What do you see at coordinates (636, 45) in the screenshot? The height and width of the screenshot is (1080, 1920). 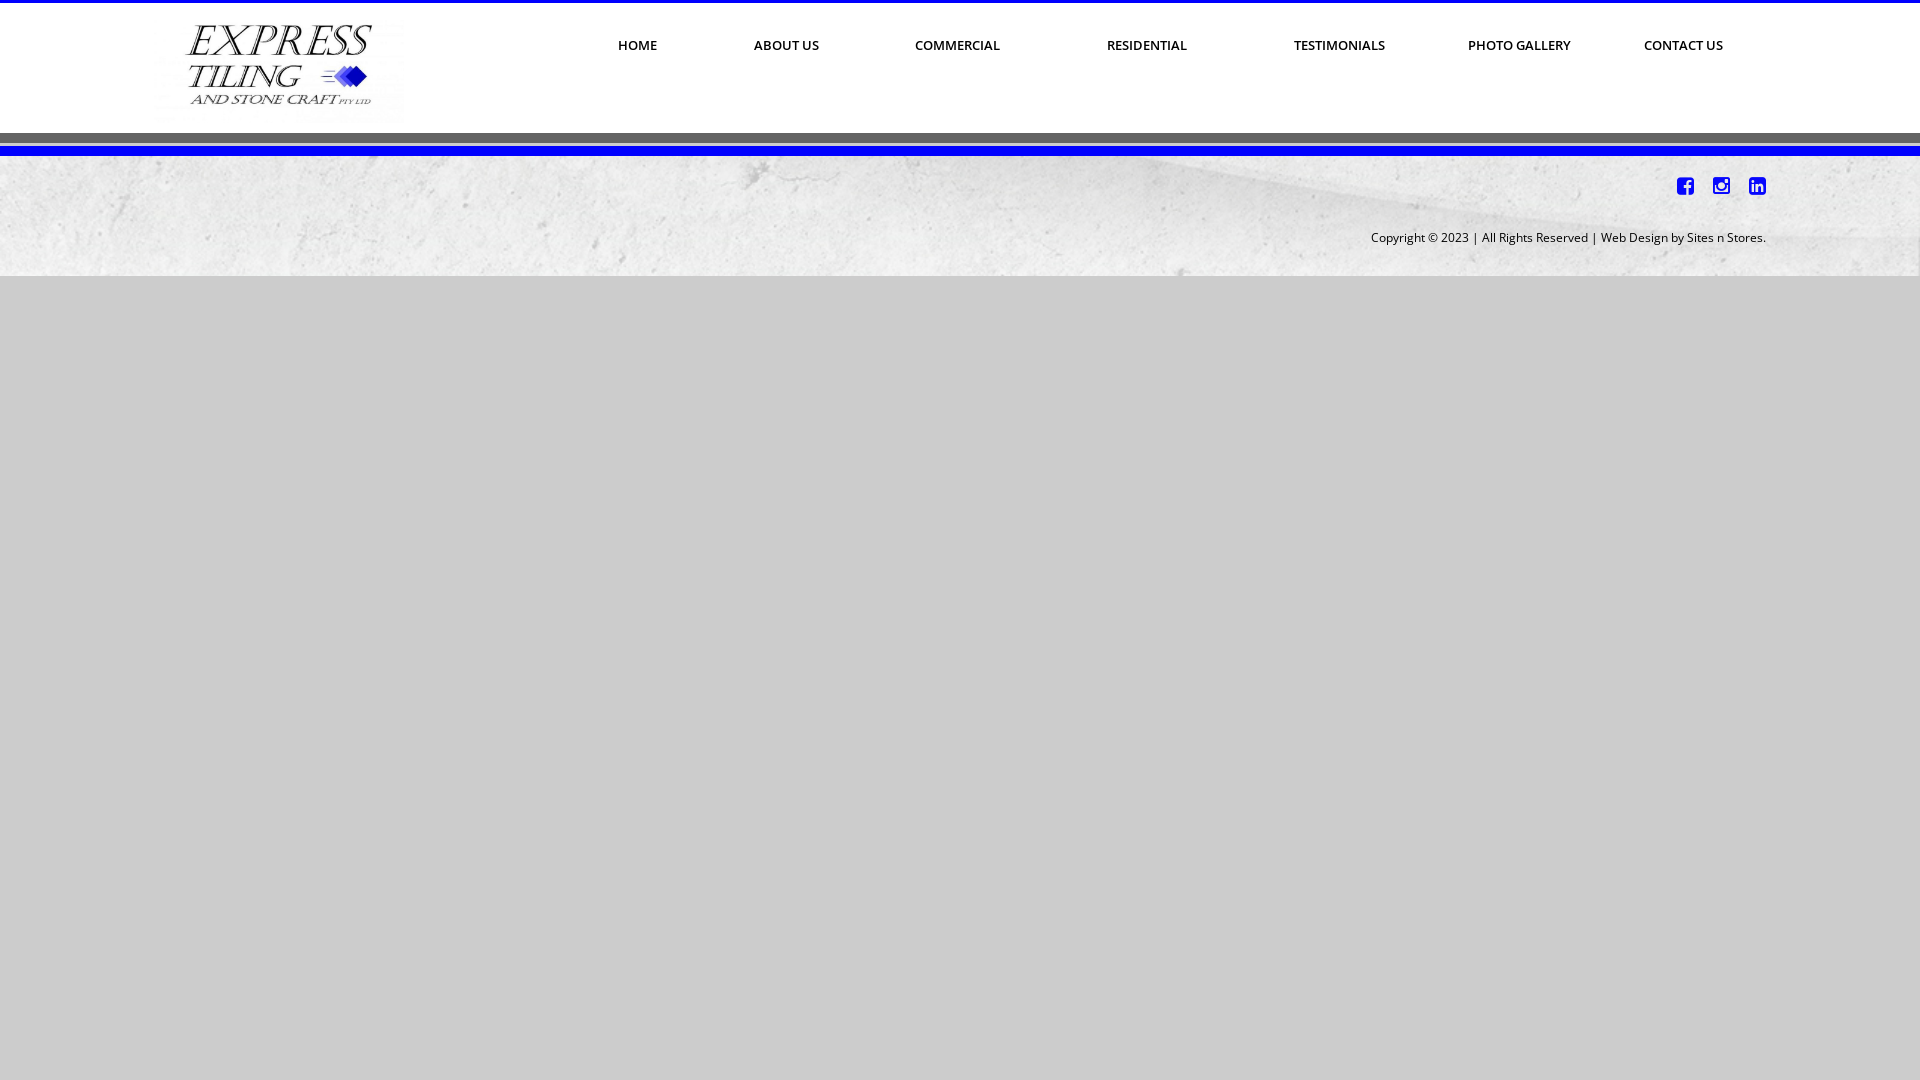 I see `'HOME'` at bounding box center [636, 45].